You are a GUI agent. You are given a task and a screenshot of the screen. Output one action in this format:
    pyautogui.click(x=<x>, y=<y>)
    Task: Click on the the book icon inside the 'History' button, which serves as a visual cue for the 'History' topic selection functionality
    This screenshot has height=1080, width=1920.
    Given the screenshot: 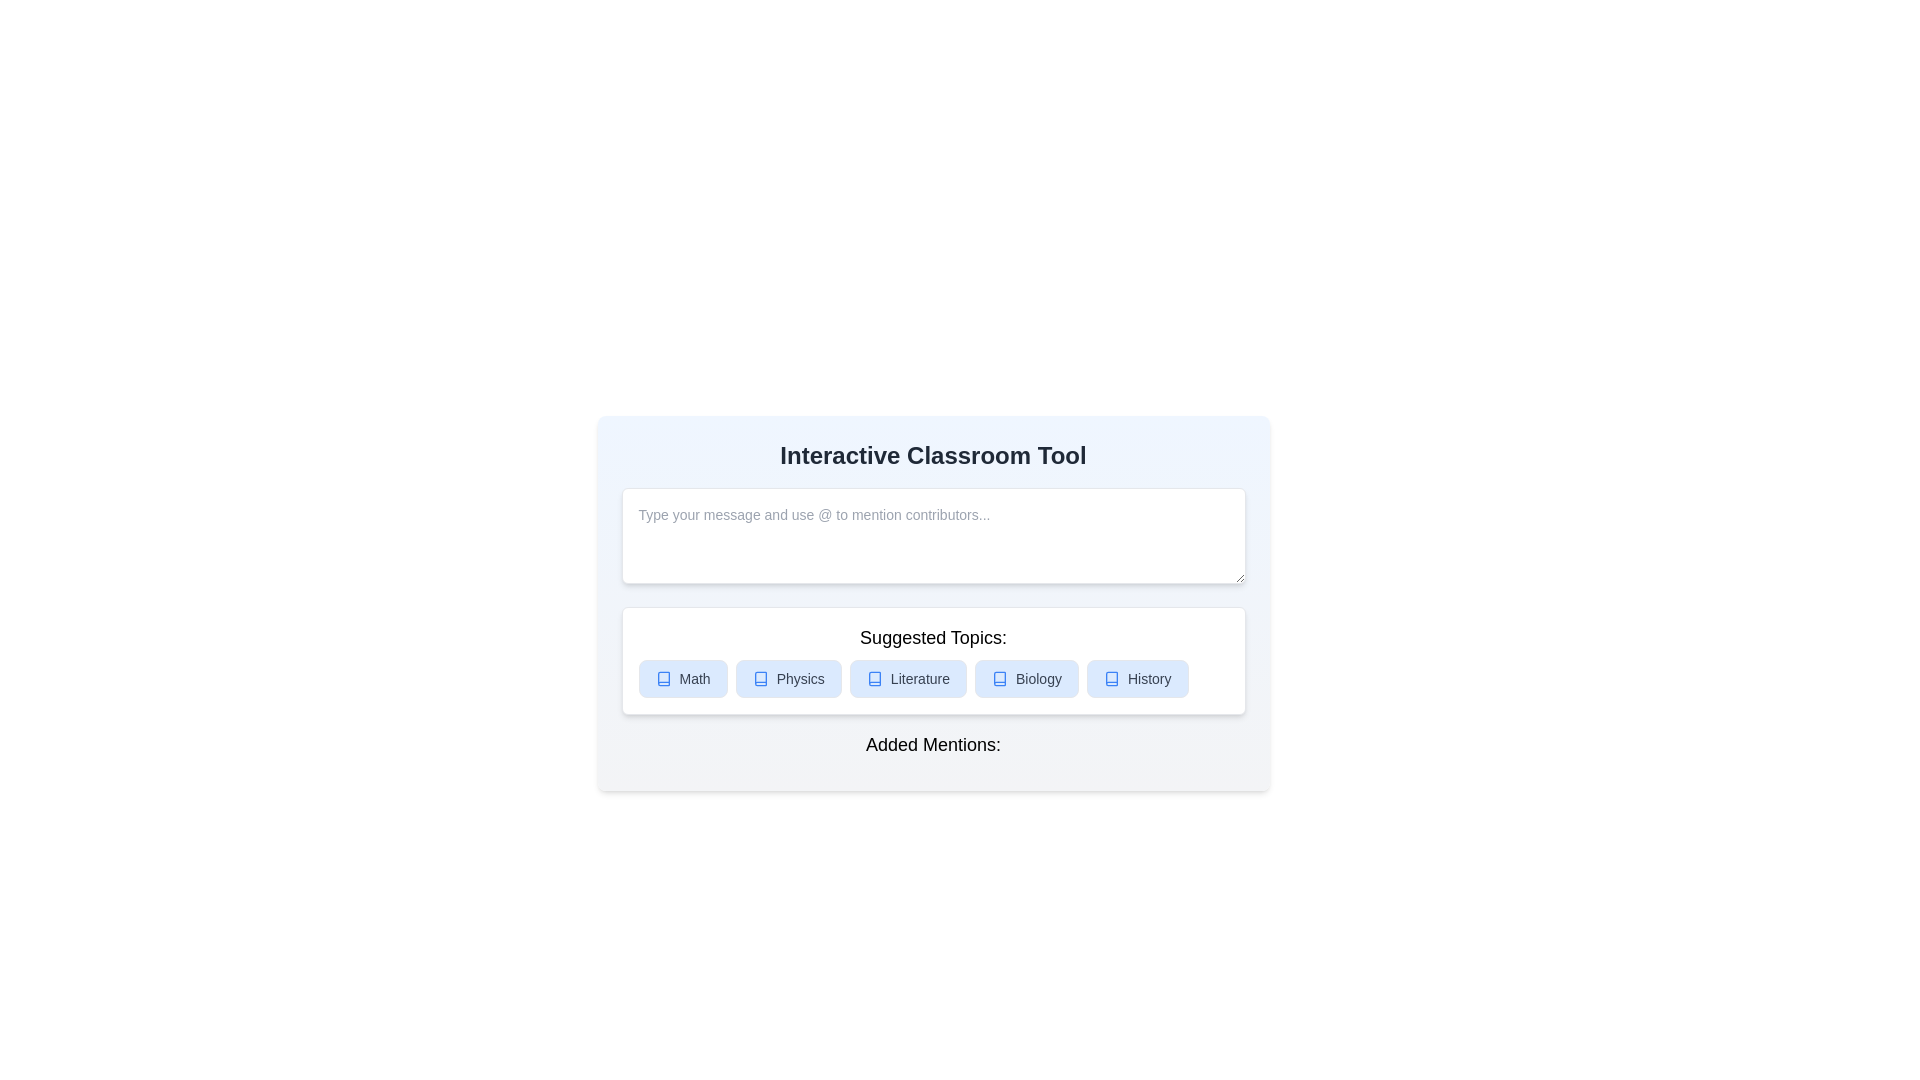 What is the action you would take?
    pyautogui.click(x=1110, y=677)
    